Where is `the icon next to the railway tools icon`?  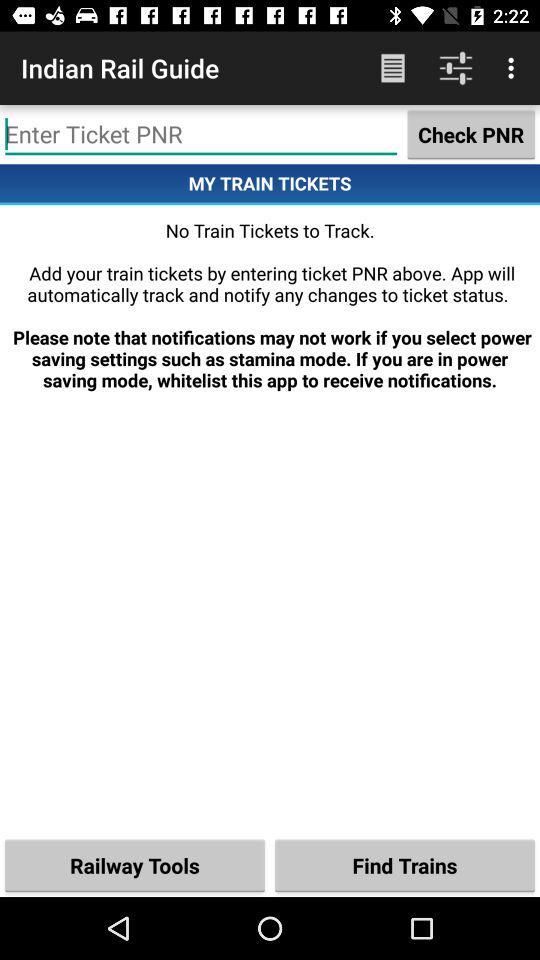
the icon next to the railway tools icon is located at coordinates (405, 864).